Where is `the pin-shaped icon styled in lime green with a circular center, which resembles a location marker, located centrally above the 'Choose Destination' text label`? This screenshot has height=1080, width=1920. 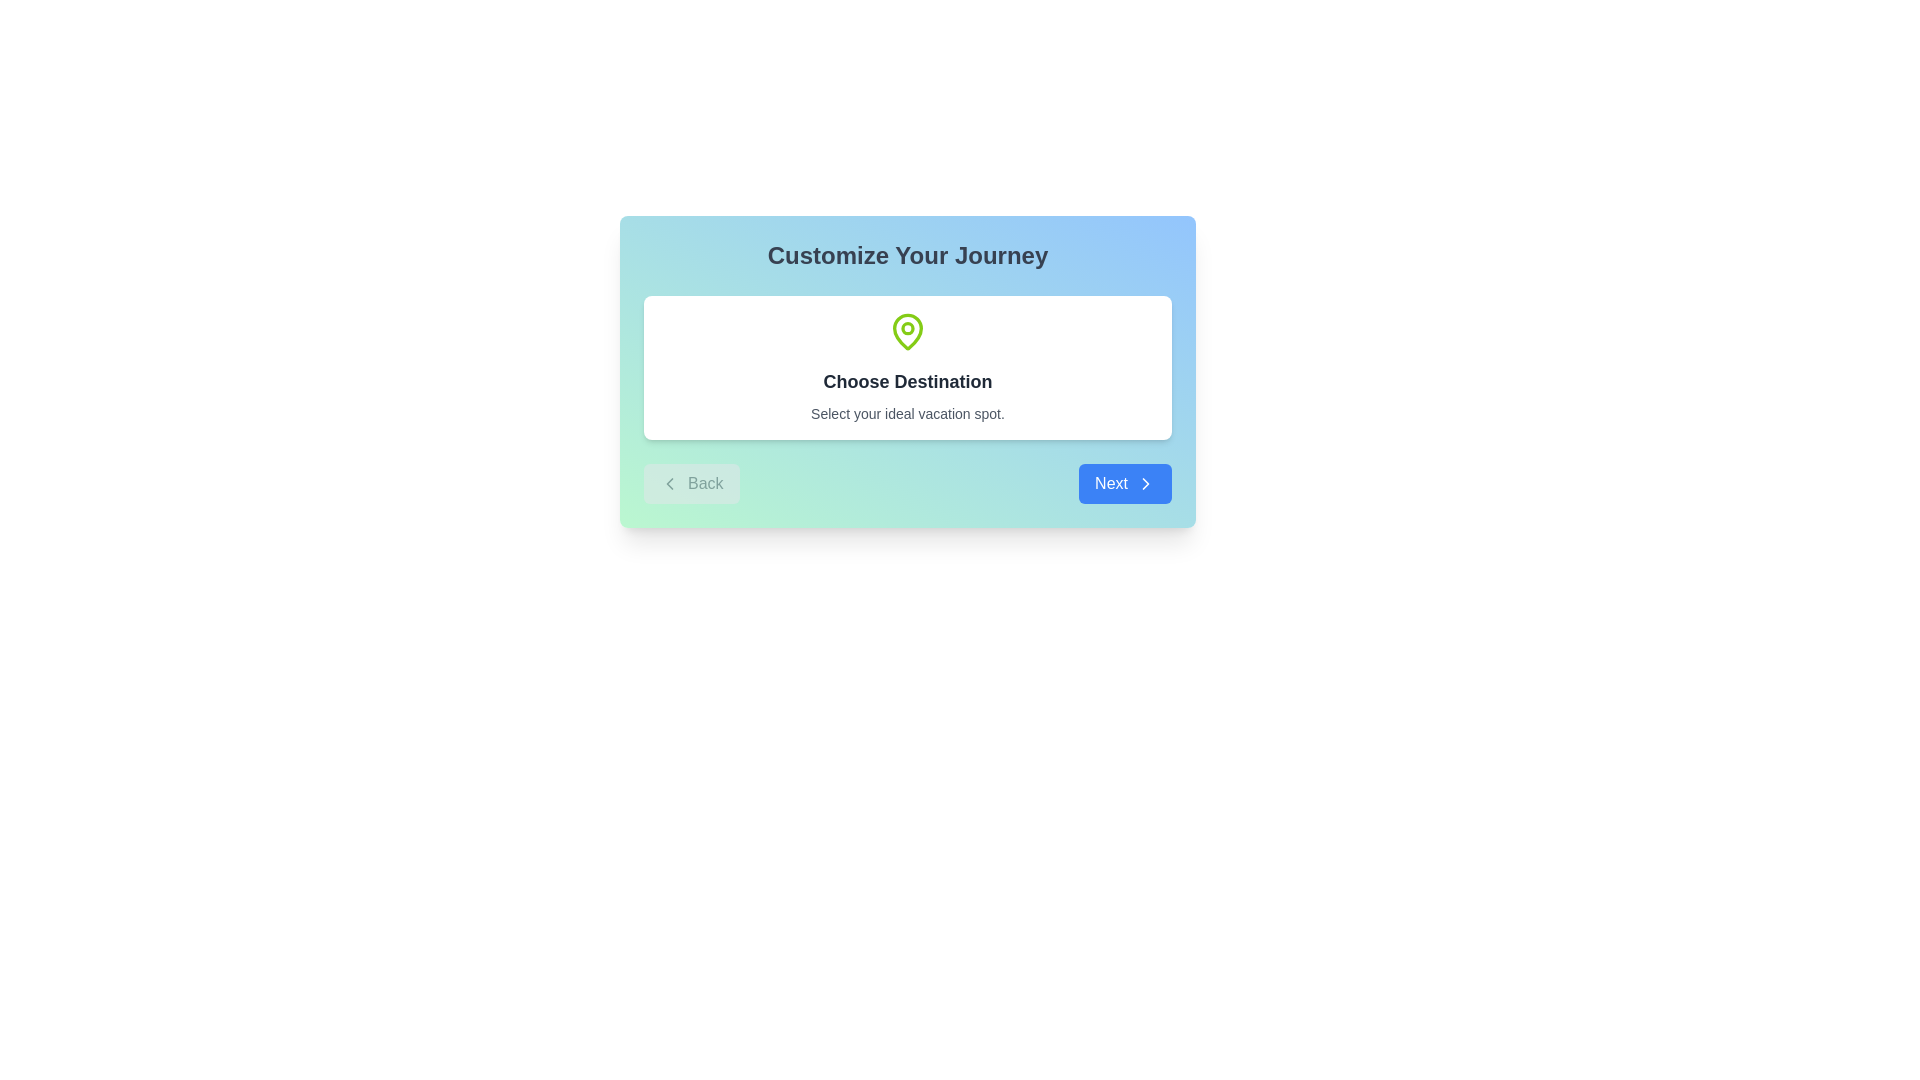 the pin-shaped icon styled in lime green with a circular center, which resembles a location marker, located centrally above the 'Choose Destination' text label is located at coordinates (906, 330).